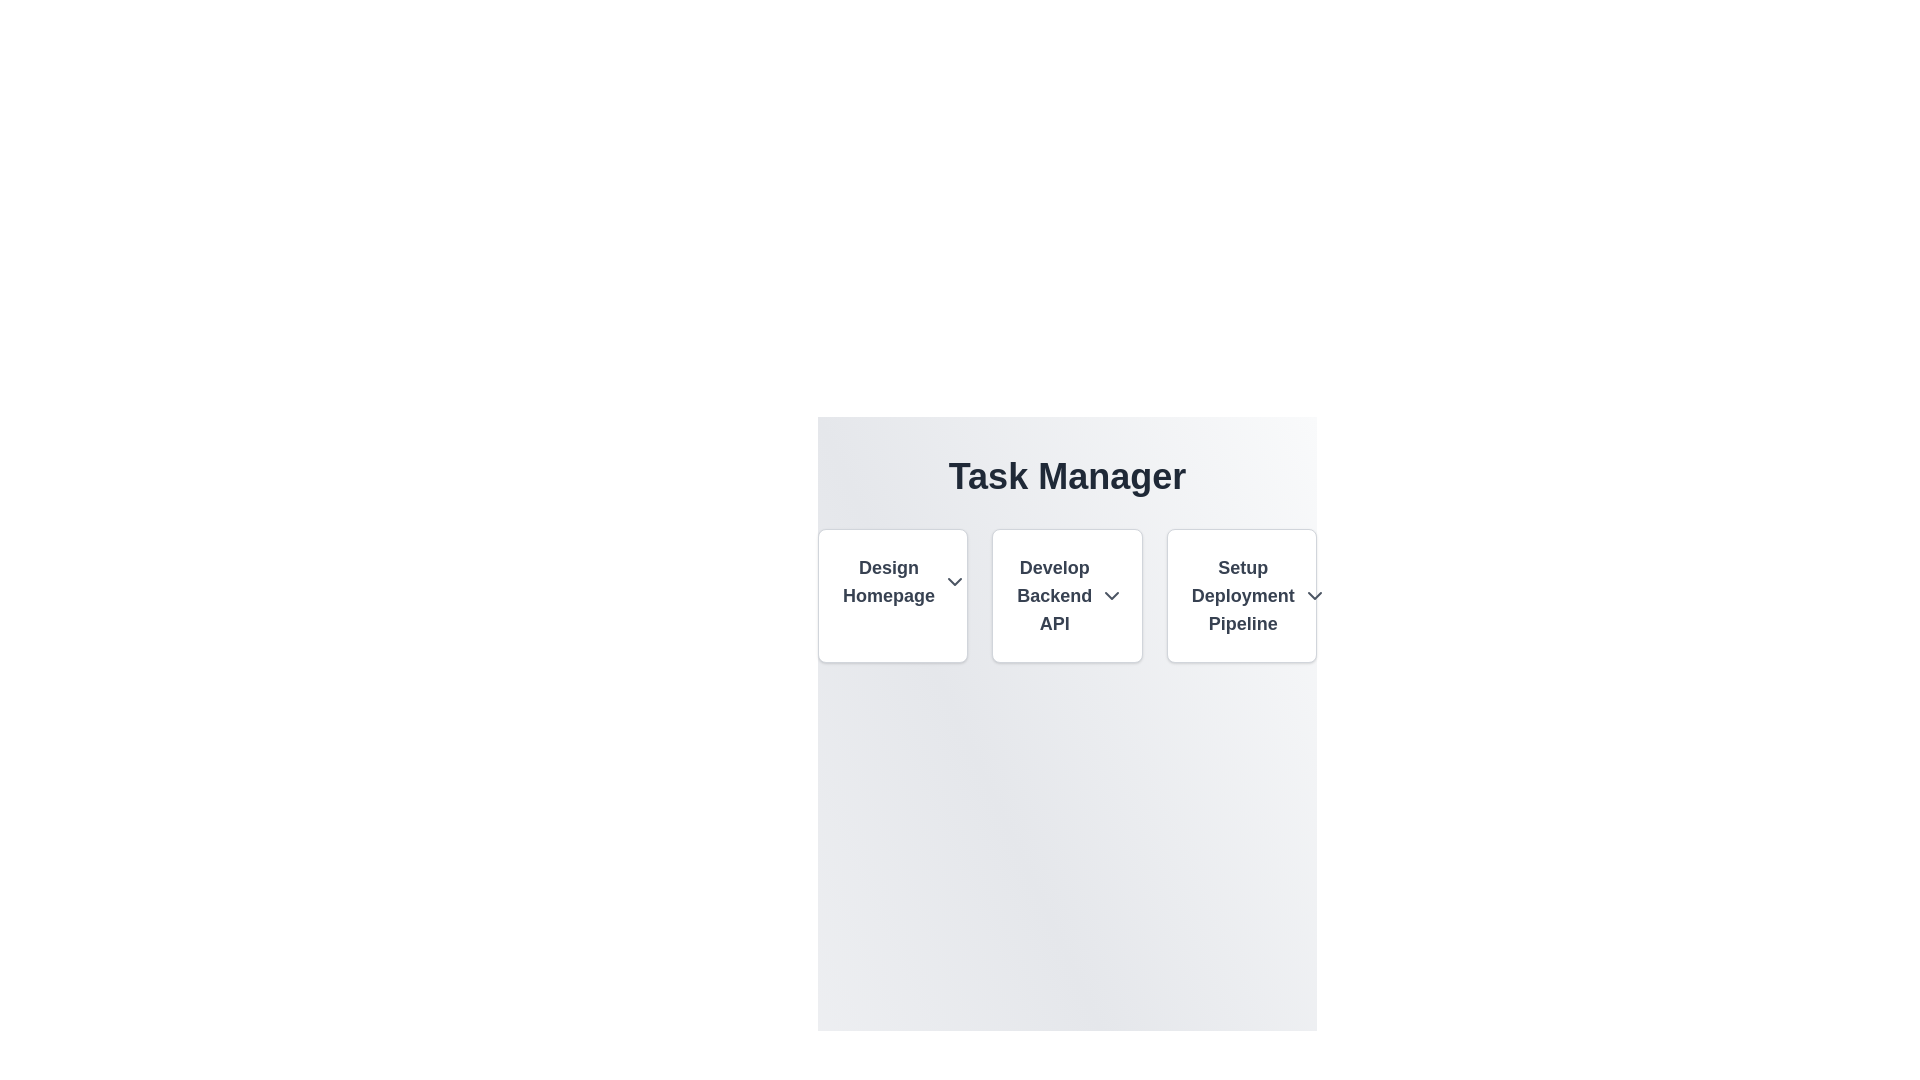  I want to click on the chevron icon in the first card under 'Task Manager' next to 'Design Homepage', so click(954, 582).